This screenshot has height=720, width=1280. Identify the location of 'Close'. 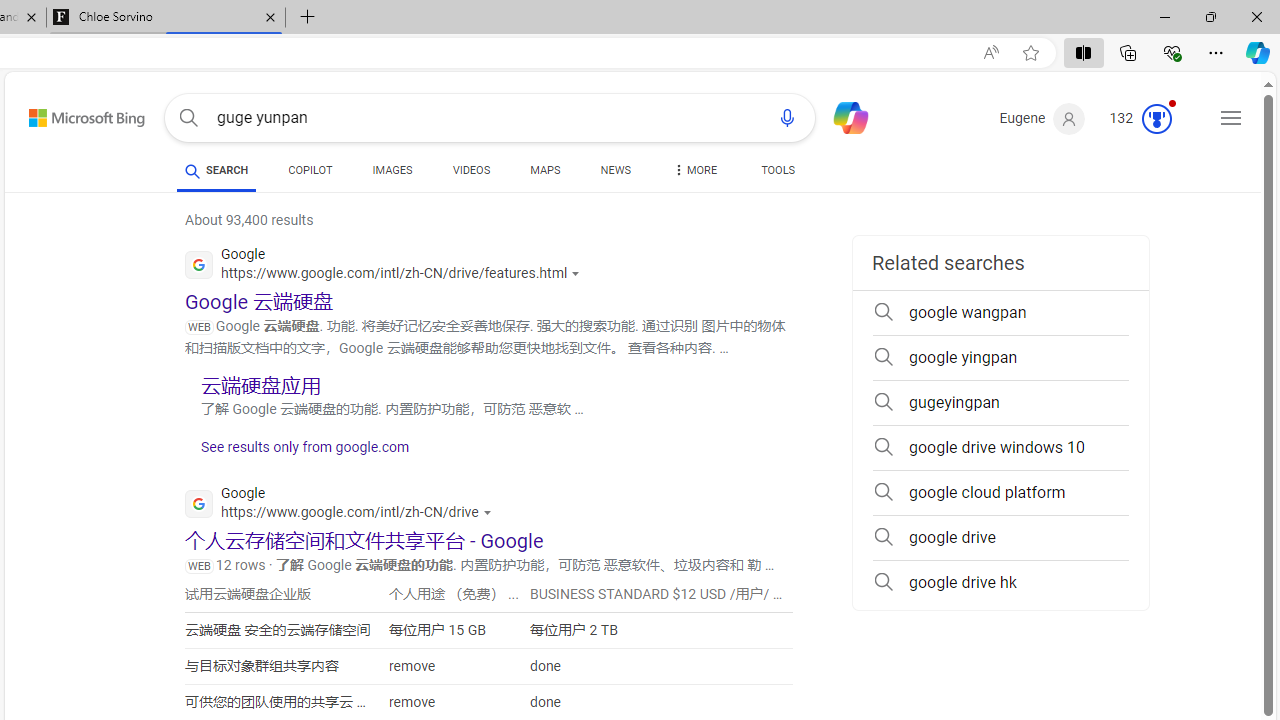
(1255, 16).